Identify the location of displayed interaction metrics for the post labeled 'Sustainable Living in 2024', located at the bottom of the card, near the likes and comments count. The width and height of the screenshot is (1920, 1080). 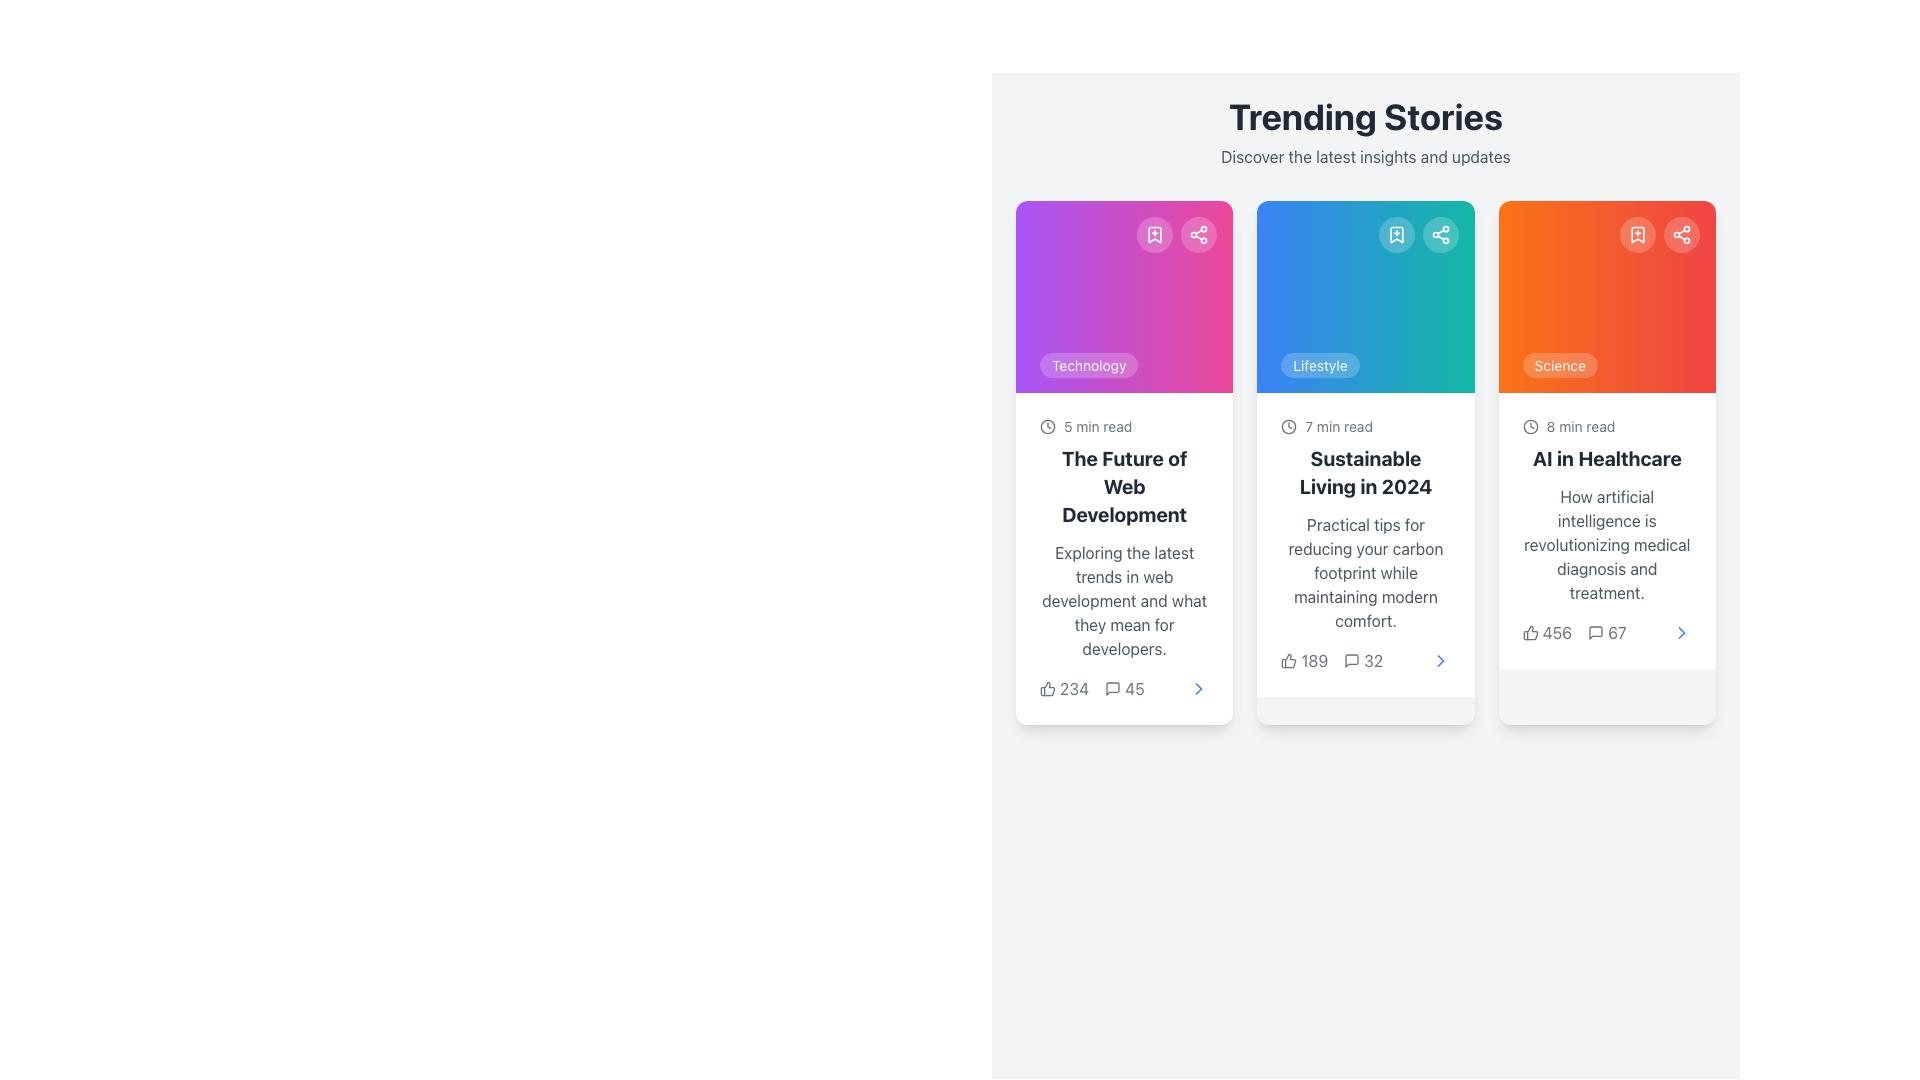
(1332, 660).